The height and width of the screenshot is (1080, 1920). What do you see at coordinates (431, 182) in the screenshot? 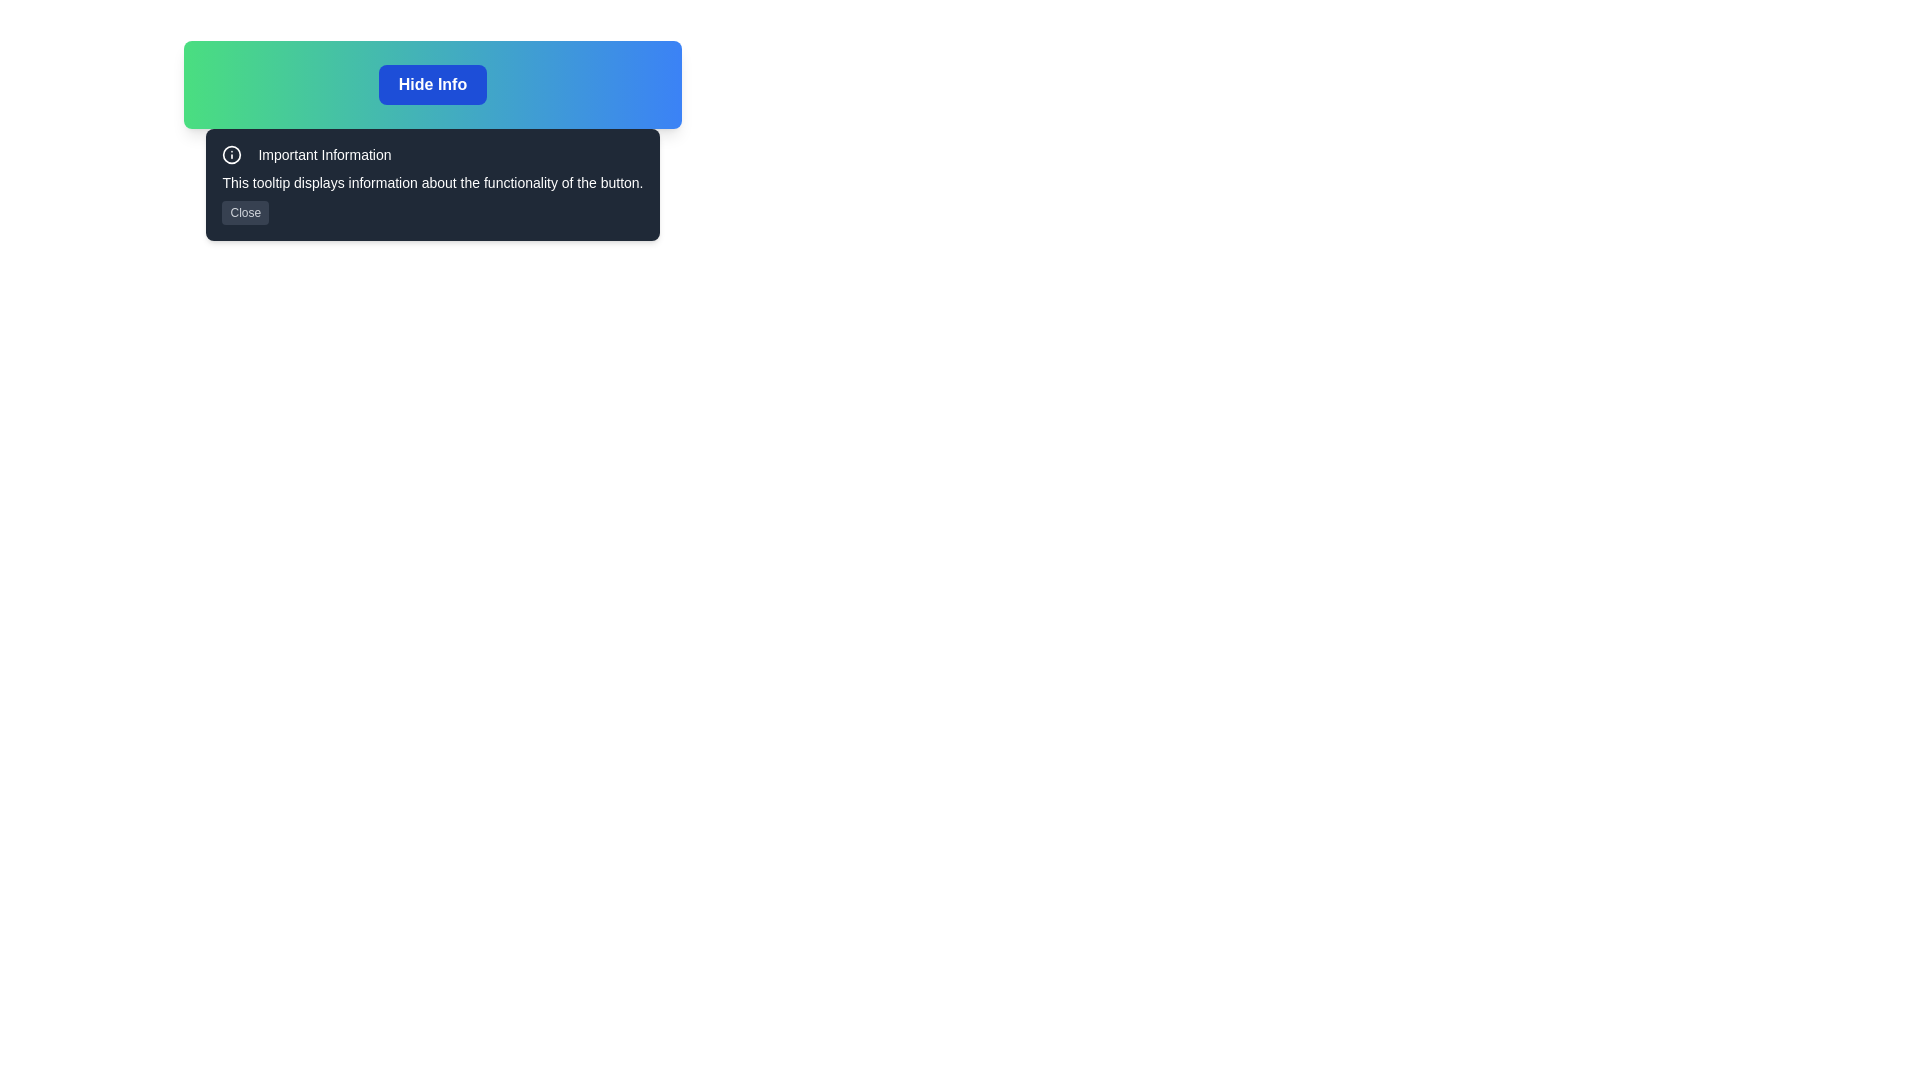
I see `text displayed in the text element that shows 'This tooltip displays information about the functionality of the button.' positioned beneath the 'Important Information' header` at bounding box center [431, 182].